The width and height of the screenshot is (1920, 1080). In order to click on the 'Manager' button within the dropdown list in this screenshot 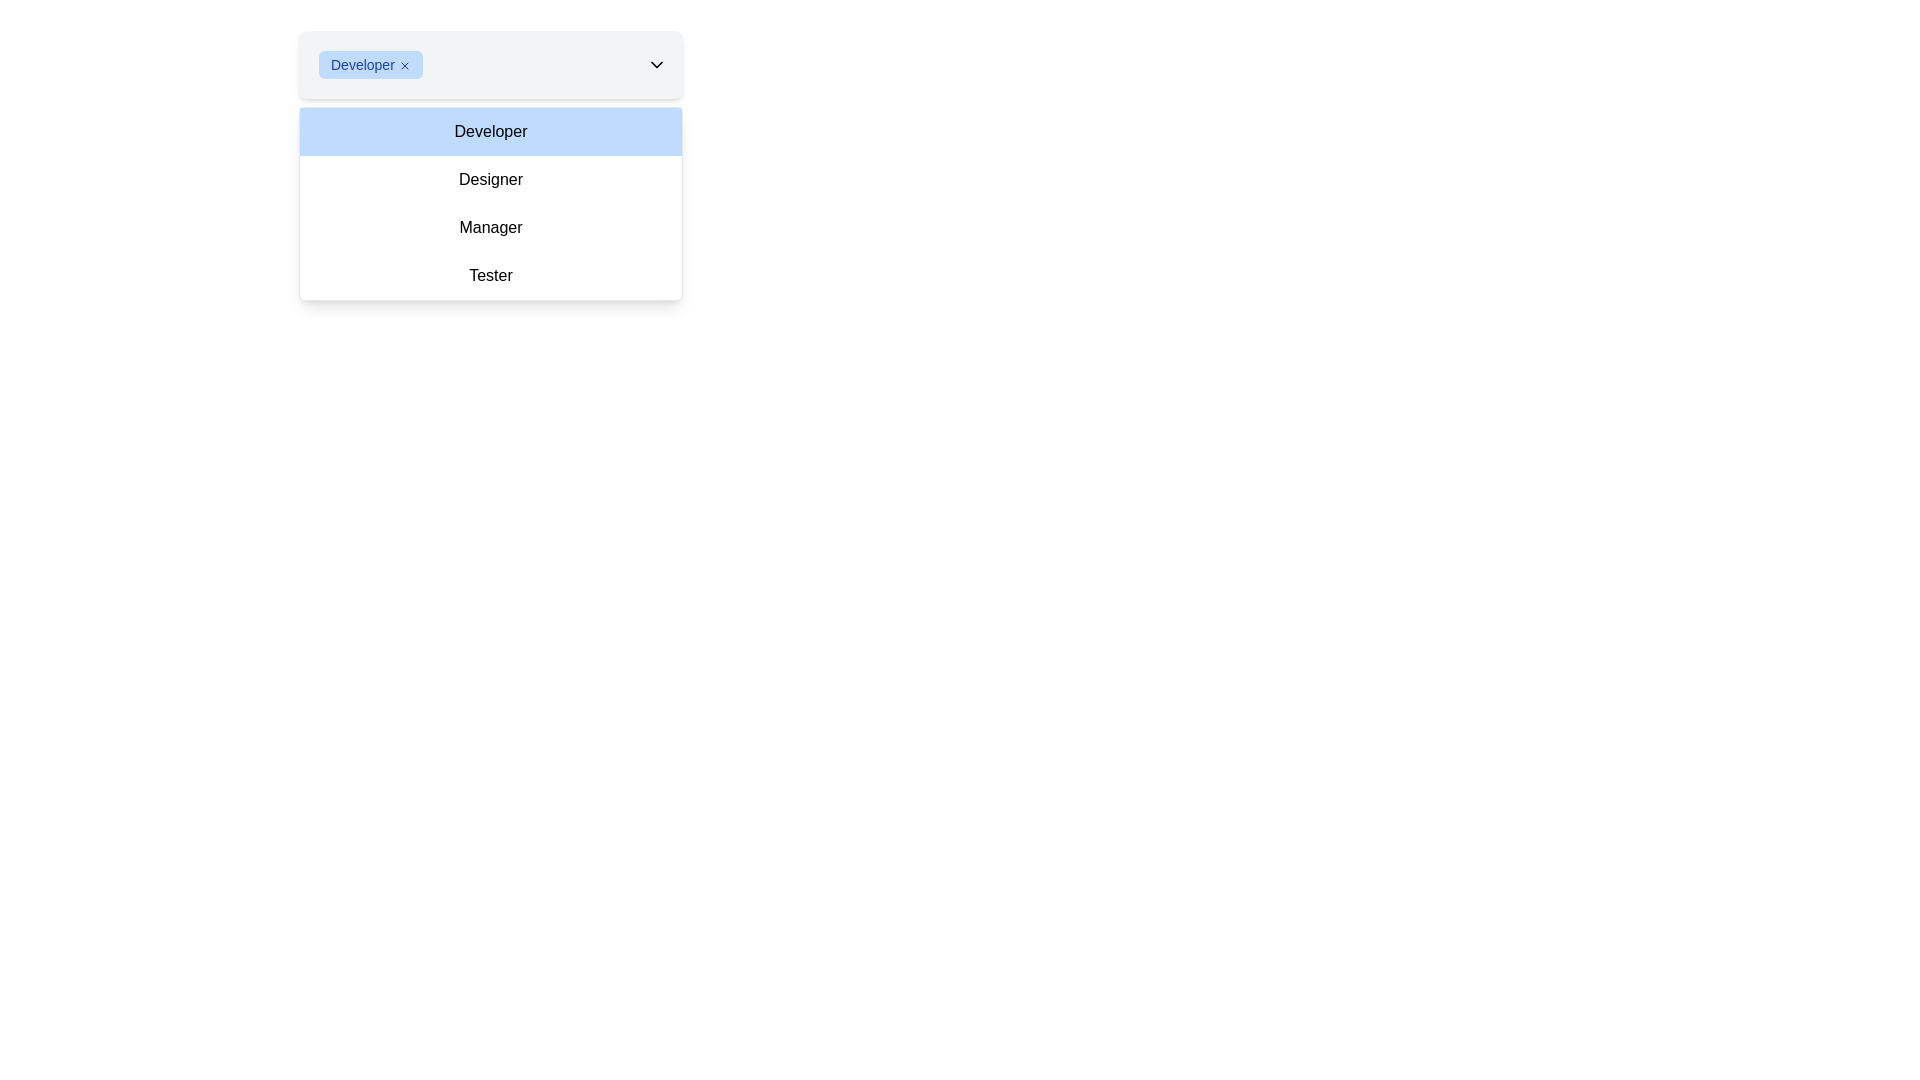, I will do `click(490, 226)`.